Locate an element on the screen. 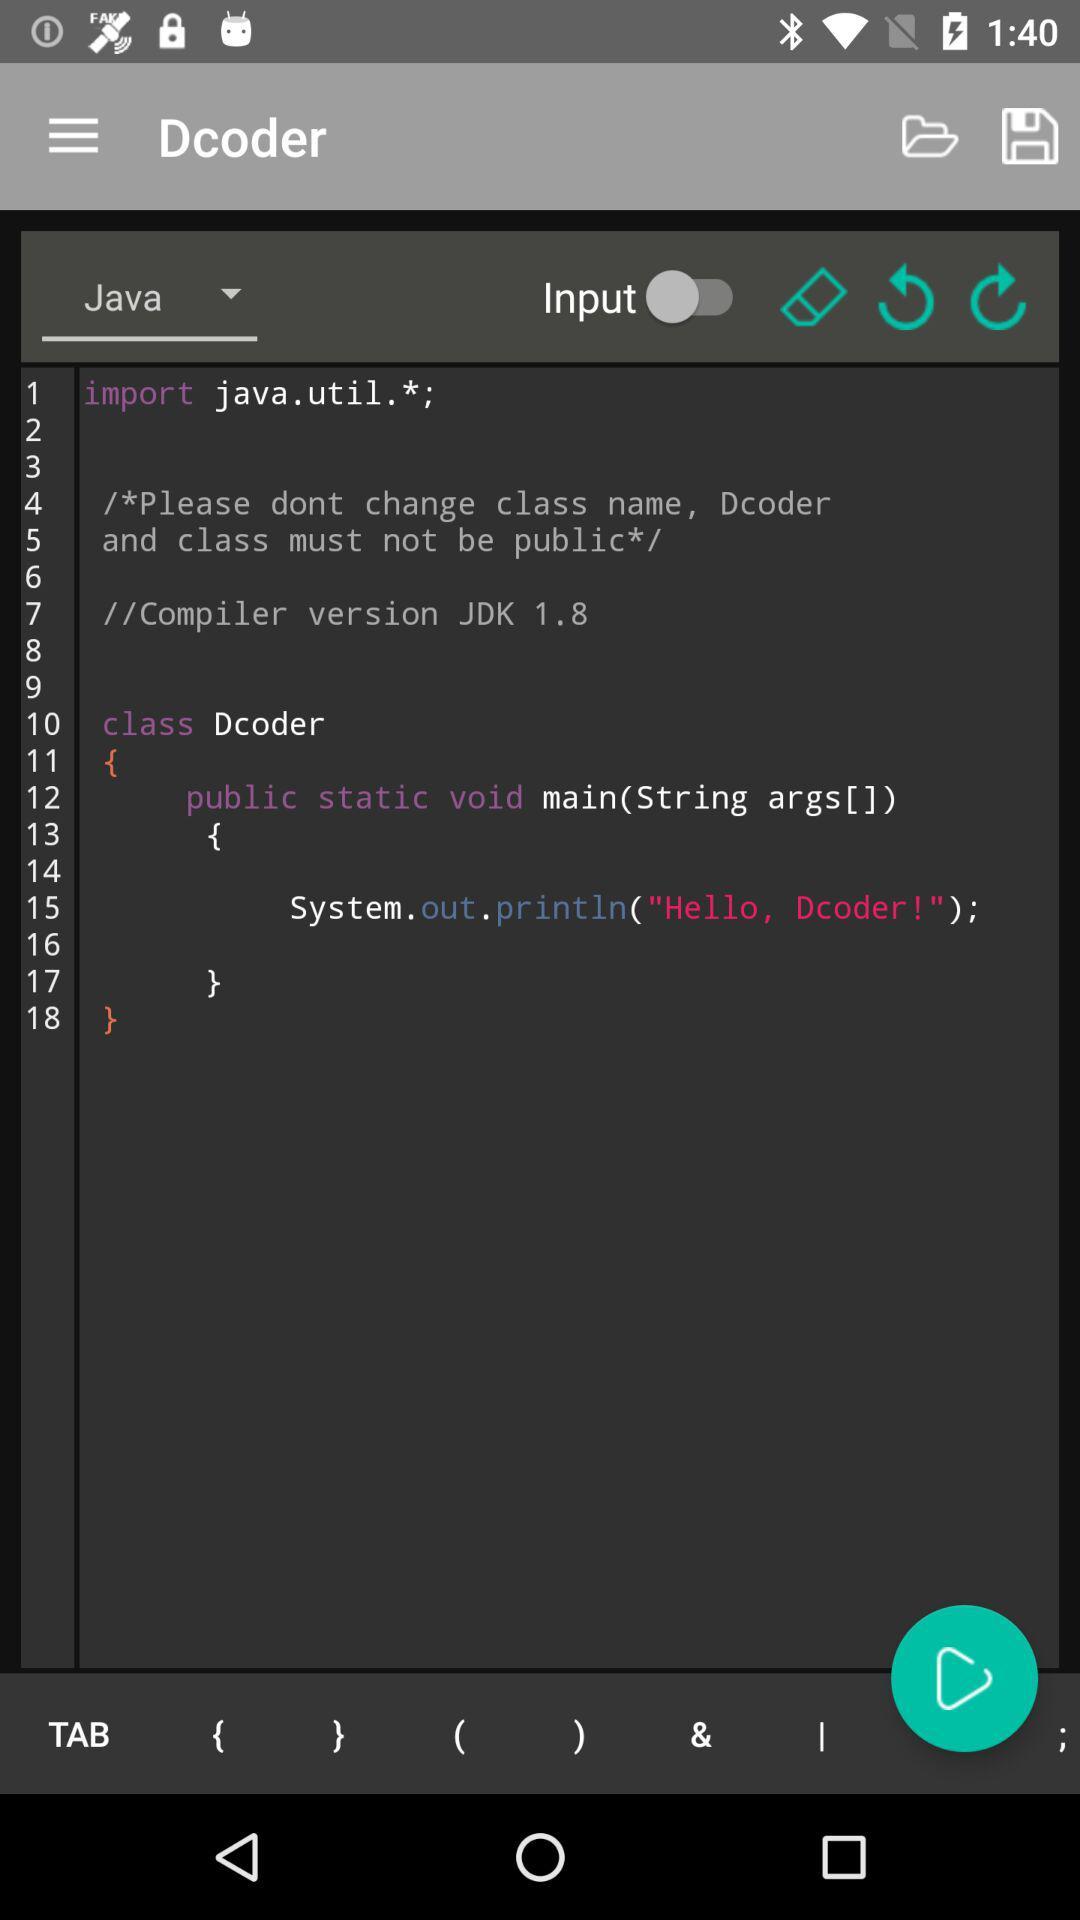  button above the tab button is located at coordinates (569, 1017).